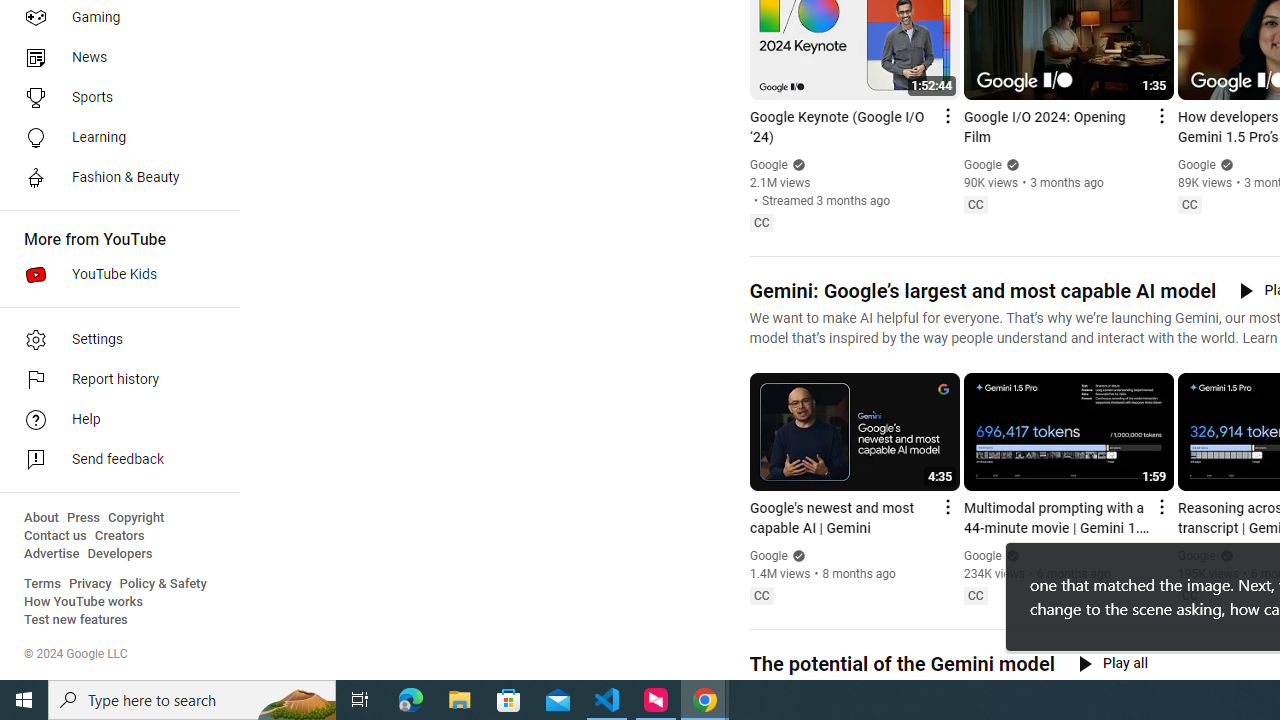 The image size is (1280, 720). What do you see at coordinates (900, 664) in the screenshot?
I see `'The potential of the Gemini model'` at bounding box center [900, 664].